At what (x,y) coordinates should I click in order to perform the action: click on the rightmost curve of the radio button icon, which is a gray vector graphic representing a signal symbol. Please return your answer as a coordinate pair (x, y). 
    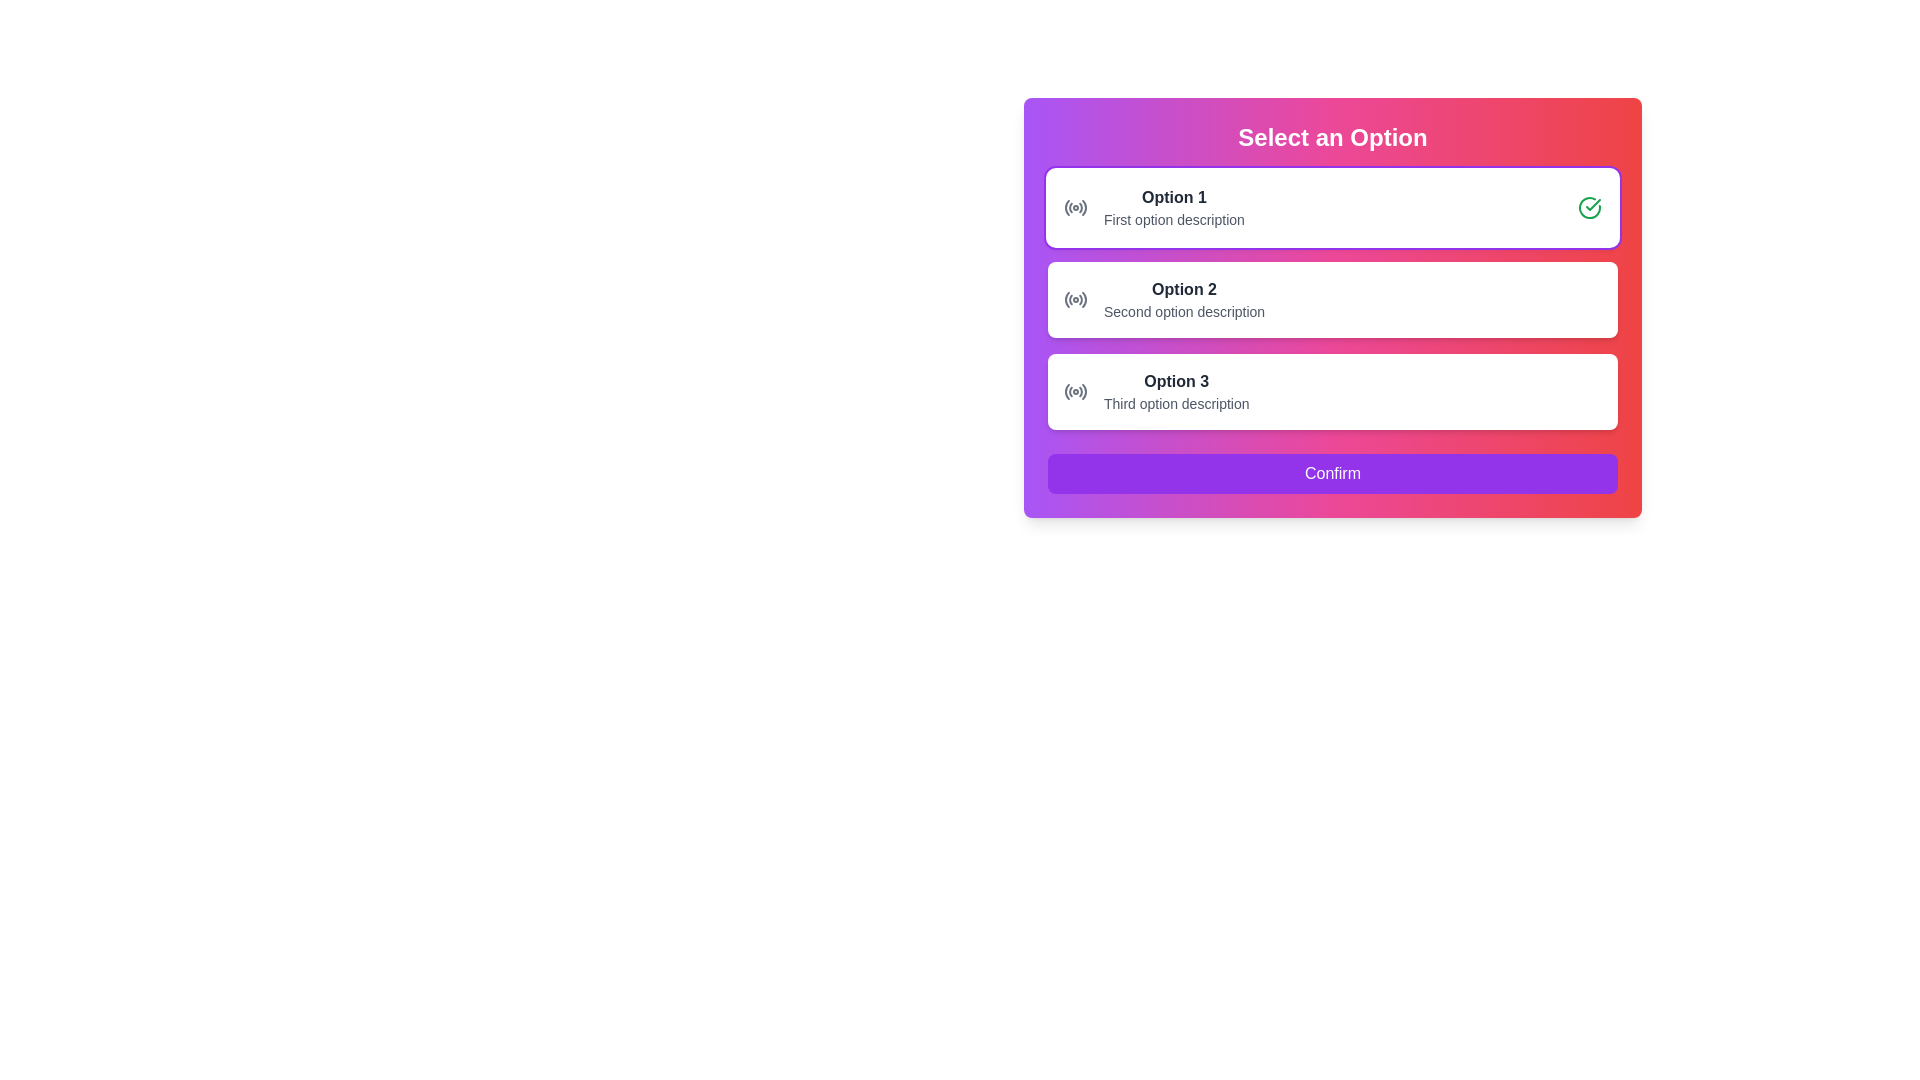
    Looking at the image, I should click on (1083, 207).